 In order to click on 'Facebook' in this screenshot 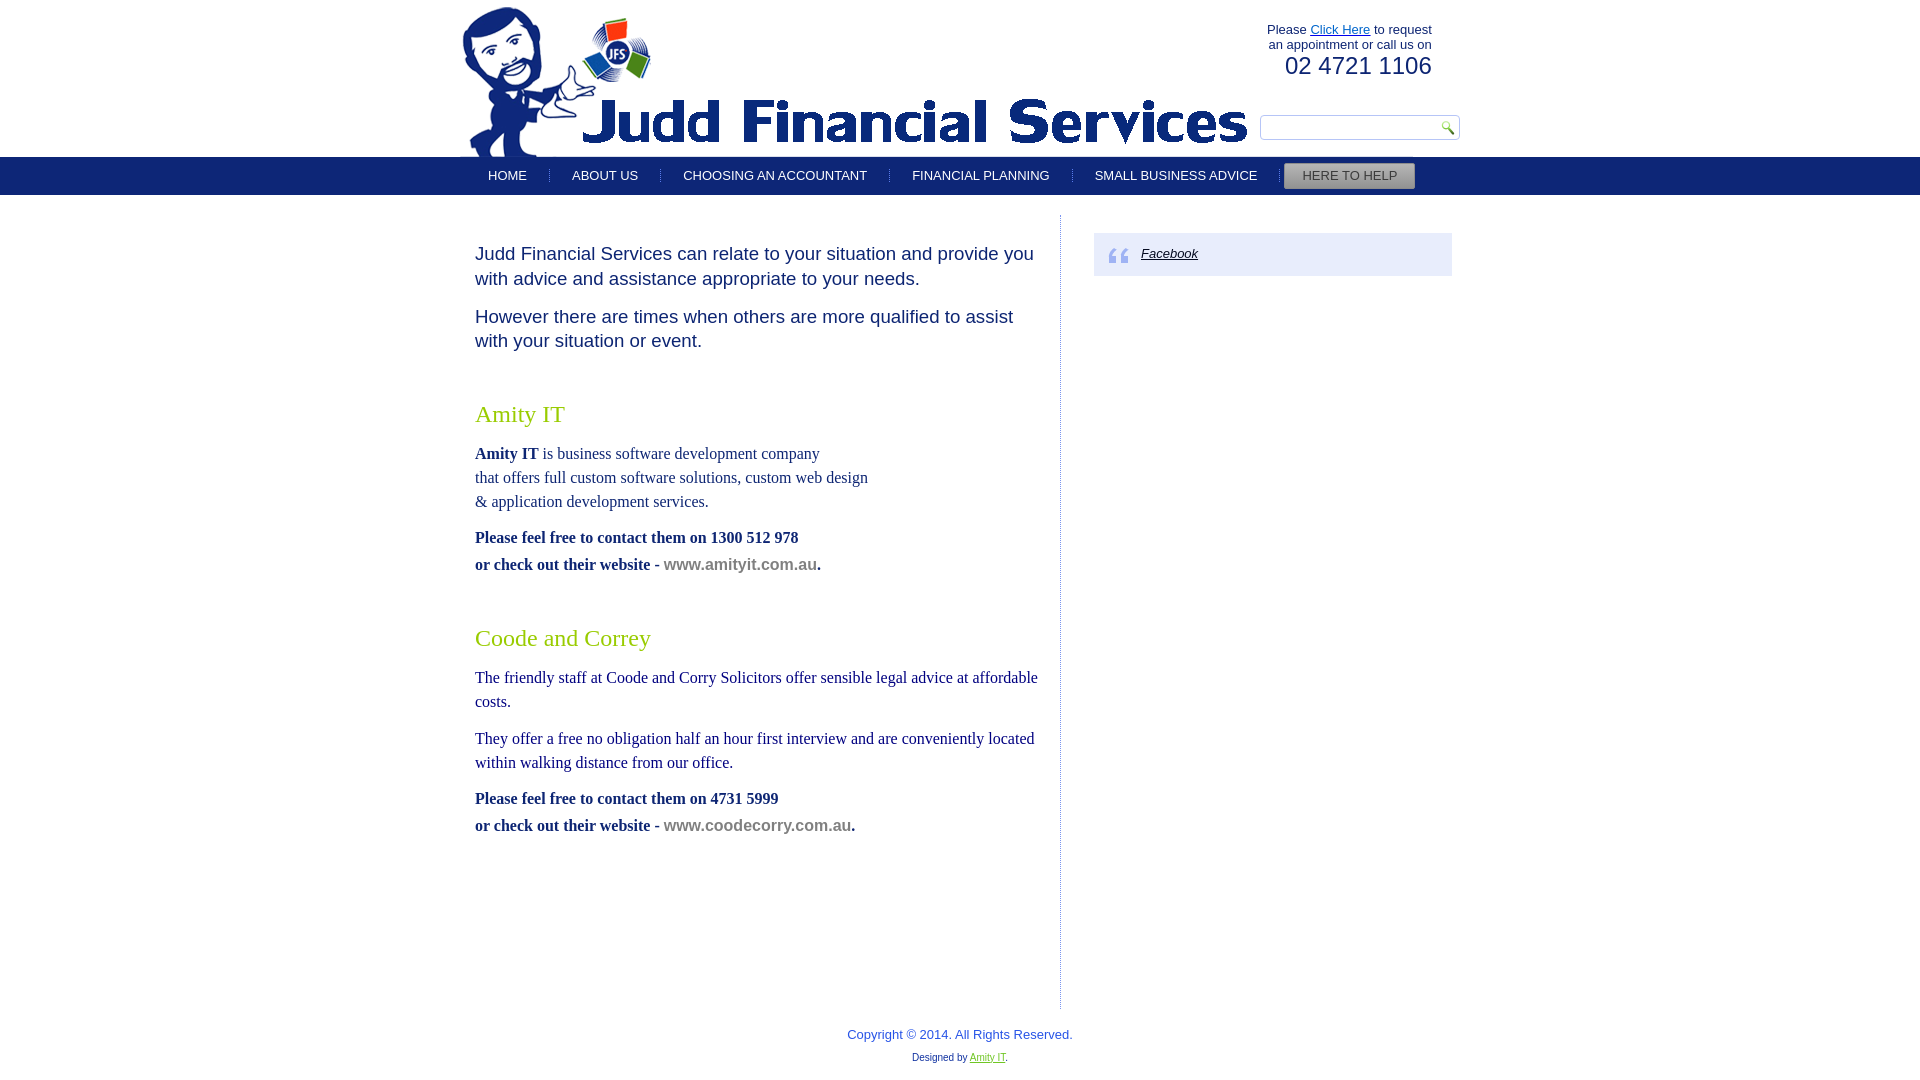, I will do `click(1169, 252)`.